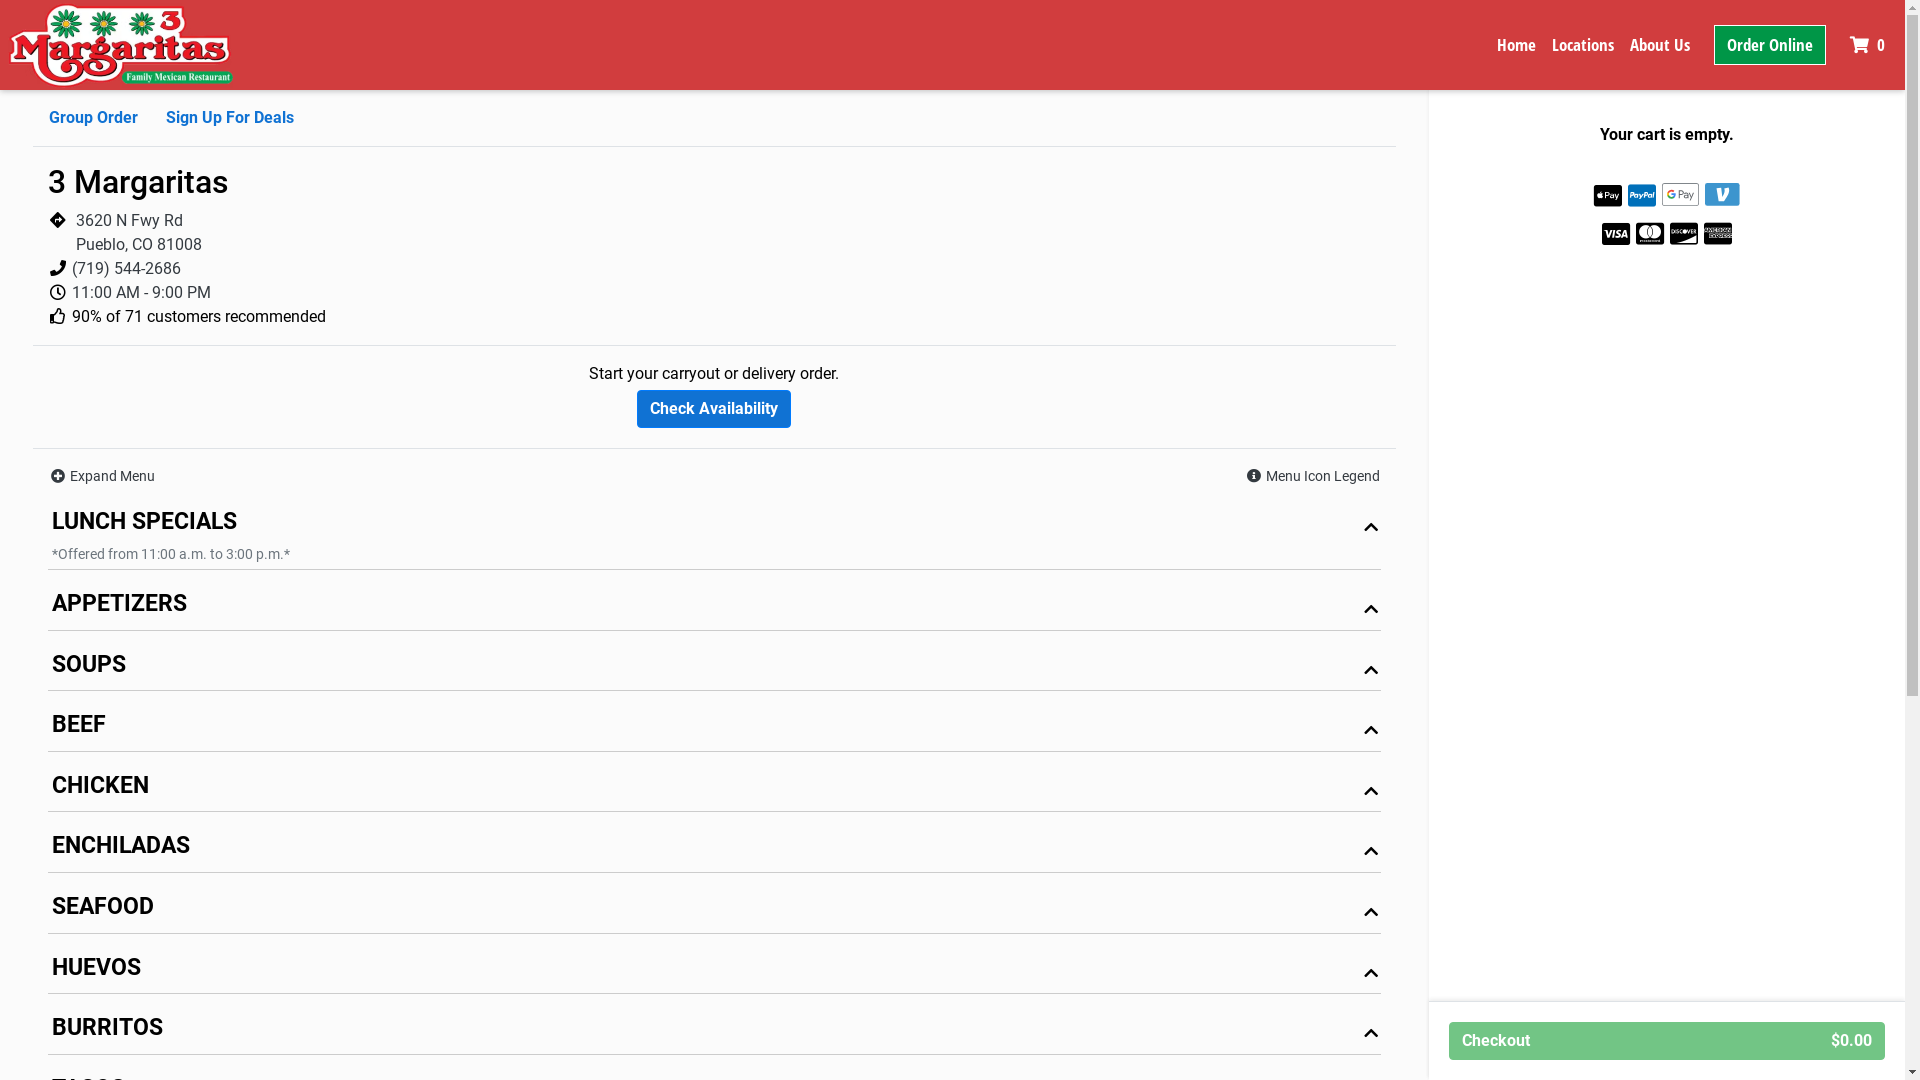 This screenshot has width=1920, height=1080. What do you see at coordinates (1616, 231) in the screenshot?
I see `'Accepts Visa'` at bounding box center [1616, 231].